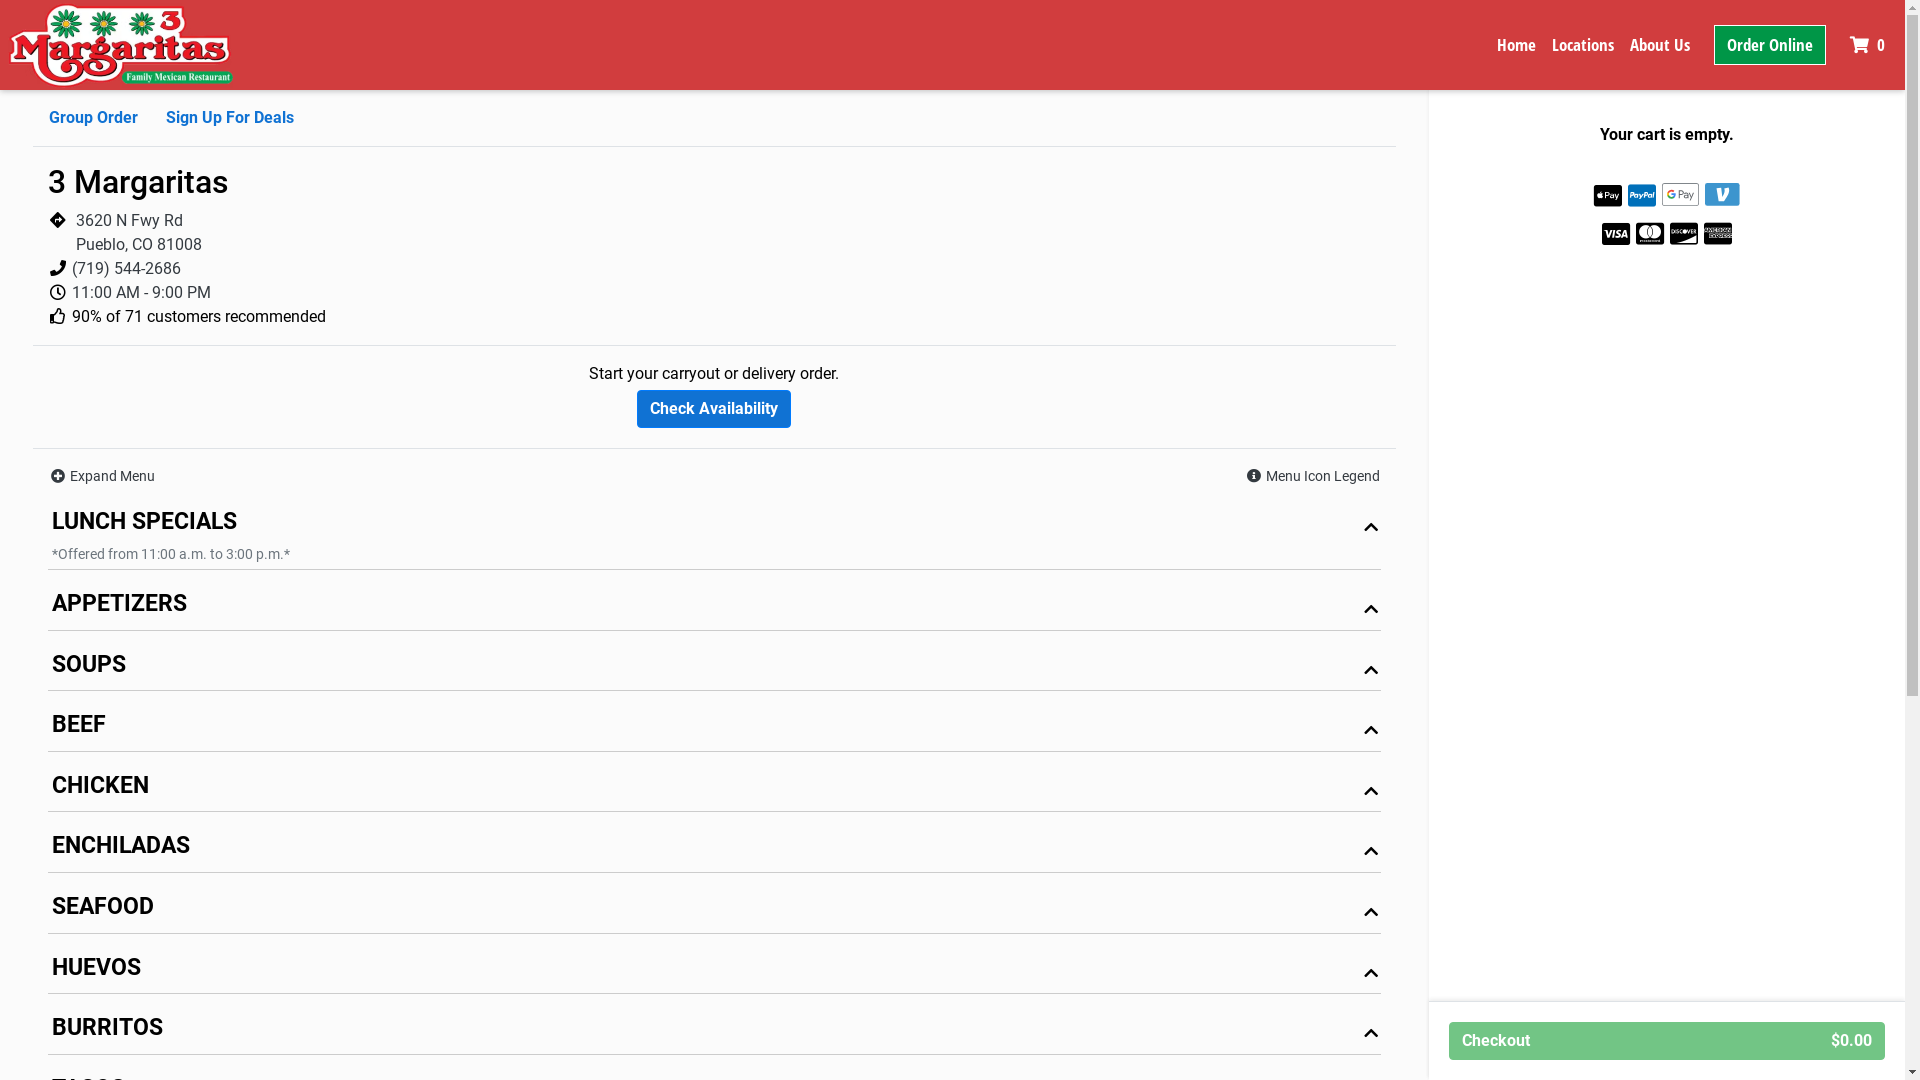 This screenshot has width=1920, height=1080. What do you see at coordinates (1616, 231) in the screenshot?
I see `'Accepts Visa'` at bounding box center [1616, 231].